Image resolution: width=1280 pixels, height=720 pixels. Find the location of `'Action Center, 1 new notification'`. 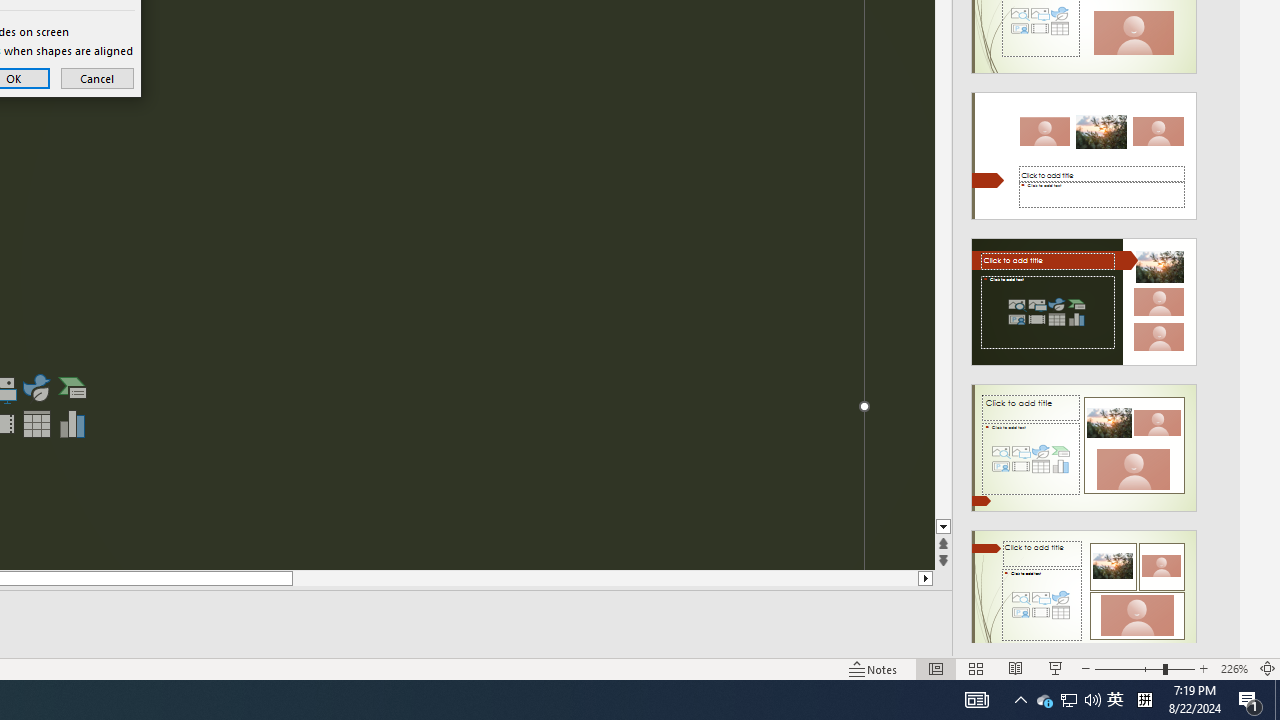

'Action Center, 1 new notification' is located at coordinates (1250, 698).